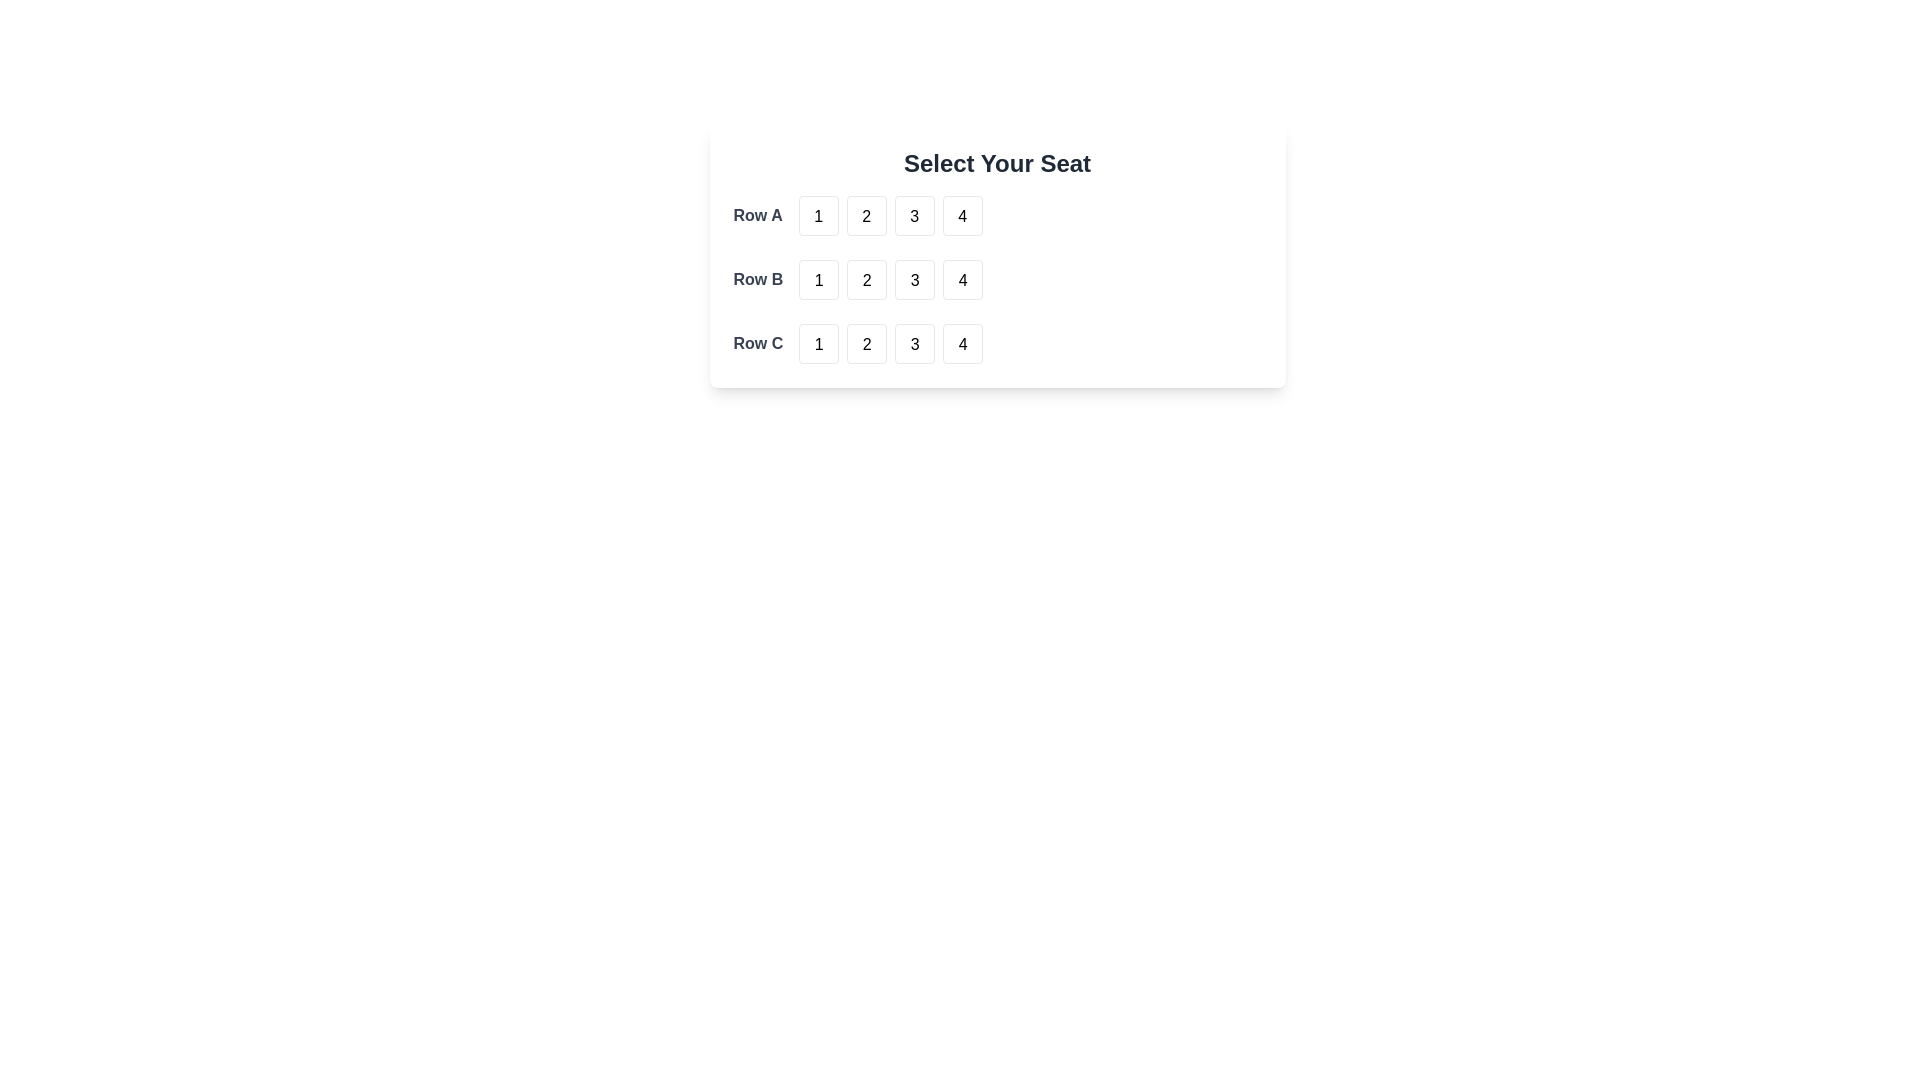 Image resolution: width=1920 pixels, height=1080 pixels. Describe the element at coordinates (914, 280) in the screenshot. I see `the selectable button representing seat number 3 in 'Row B'` at that location.